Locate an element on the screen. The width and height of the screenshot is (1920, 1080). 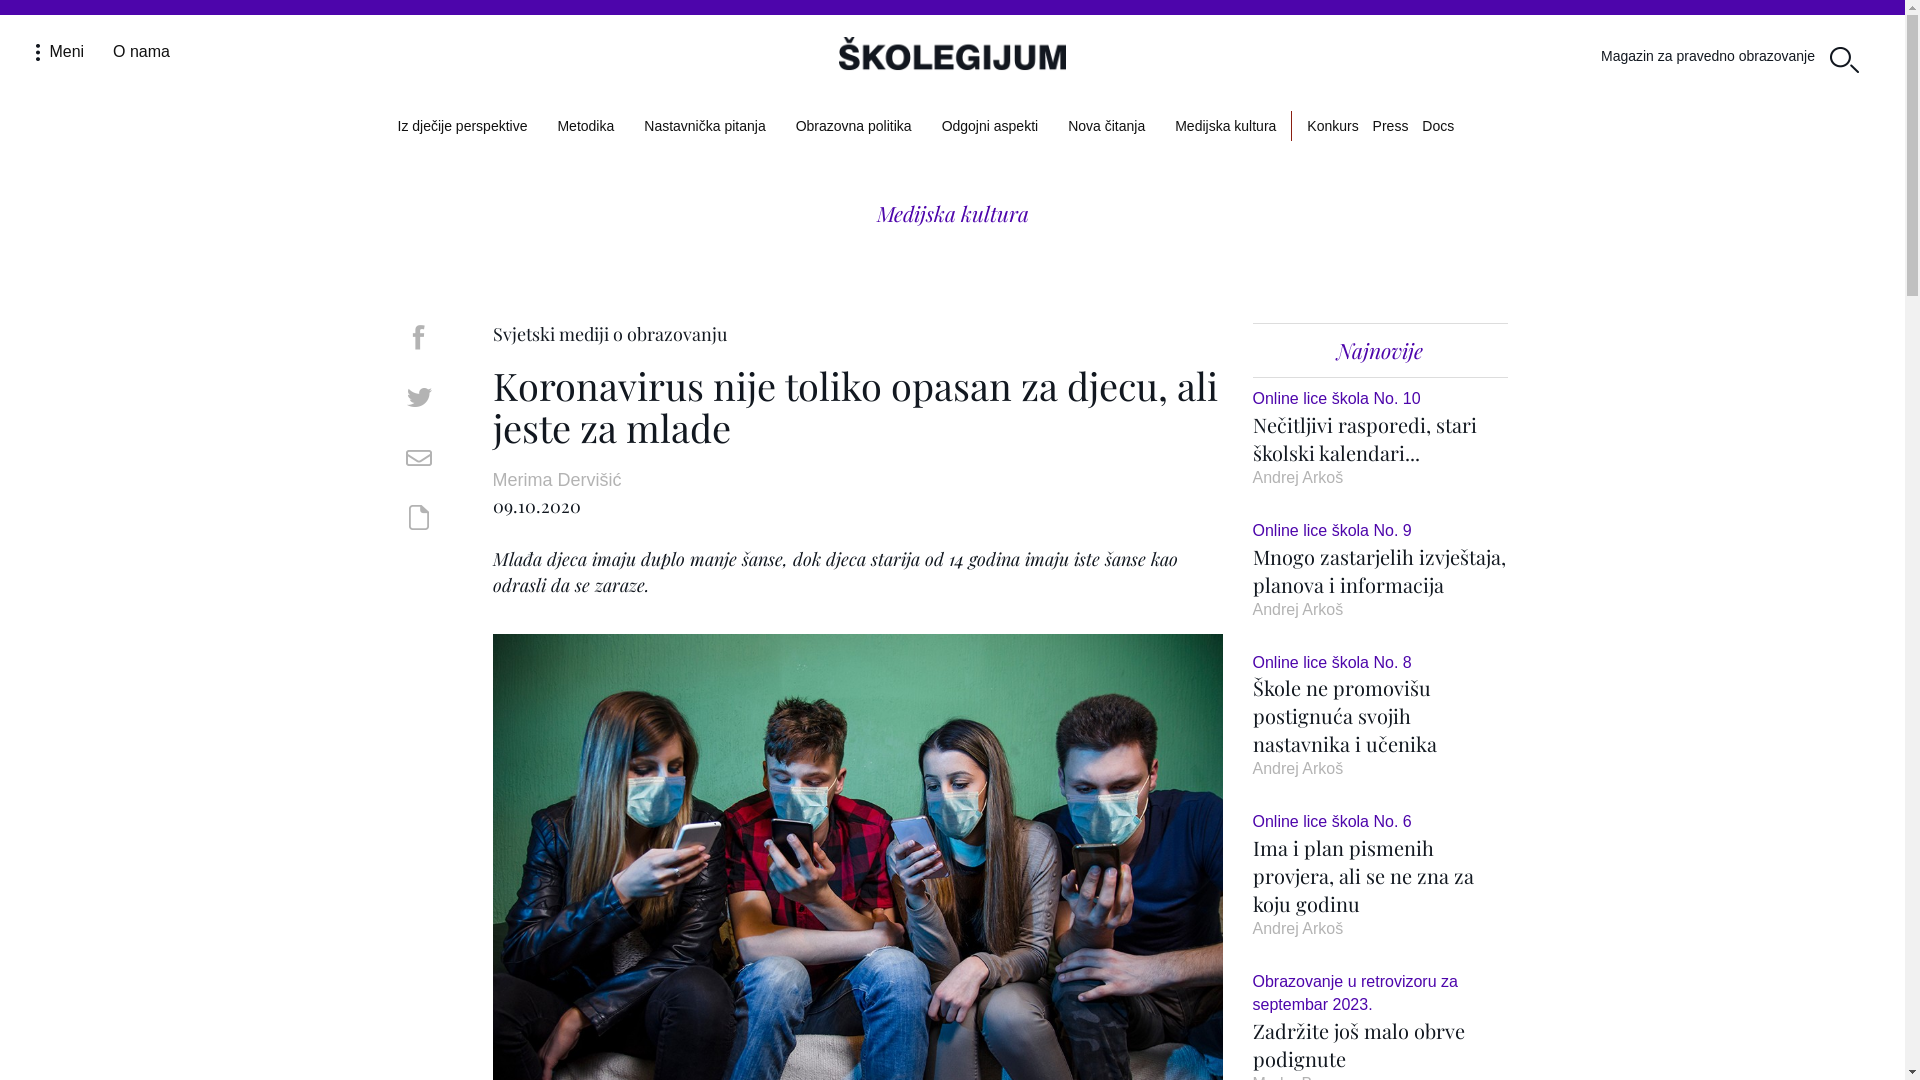
'Odgojni aspekti' is located at coordinates (990, 126).